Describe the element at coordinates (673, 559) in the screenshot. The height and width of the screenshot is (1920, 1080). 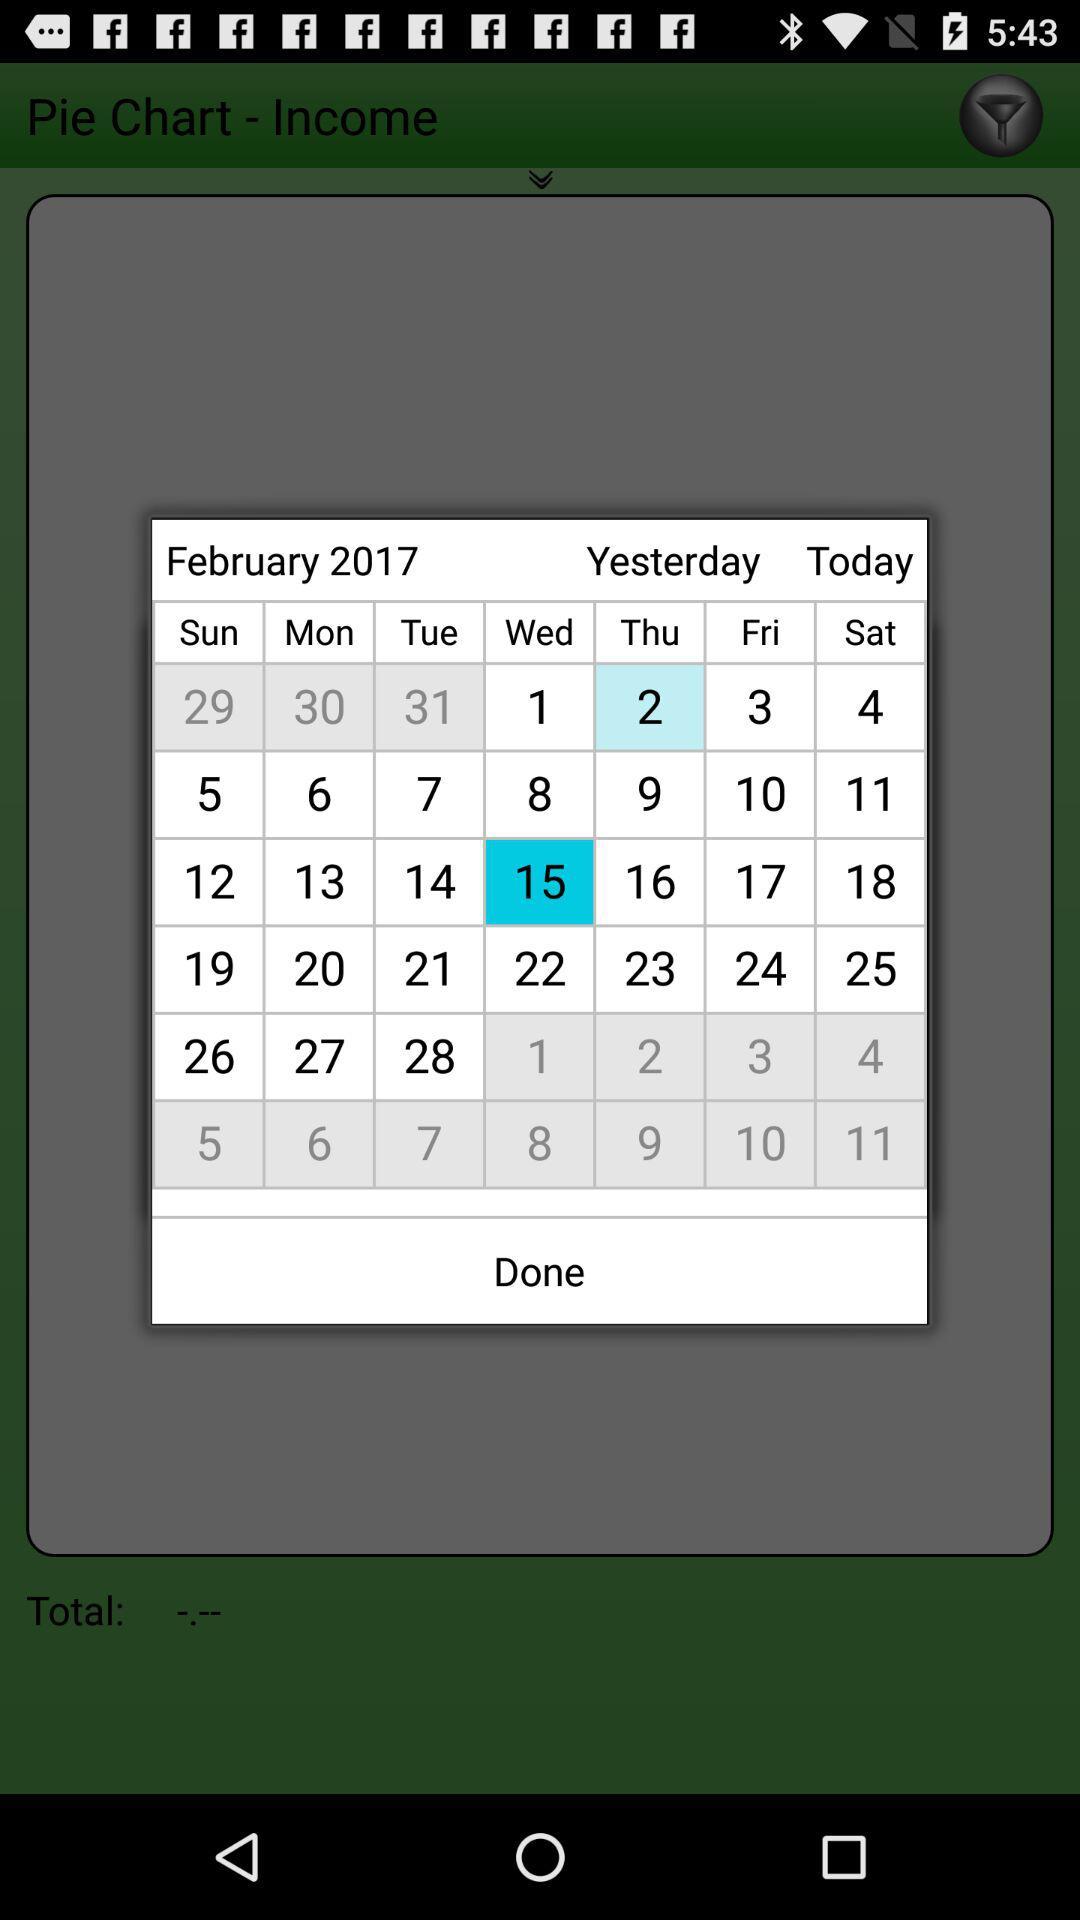
I see `yesterday item` at that location.